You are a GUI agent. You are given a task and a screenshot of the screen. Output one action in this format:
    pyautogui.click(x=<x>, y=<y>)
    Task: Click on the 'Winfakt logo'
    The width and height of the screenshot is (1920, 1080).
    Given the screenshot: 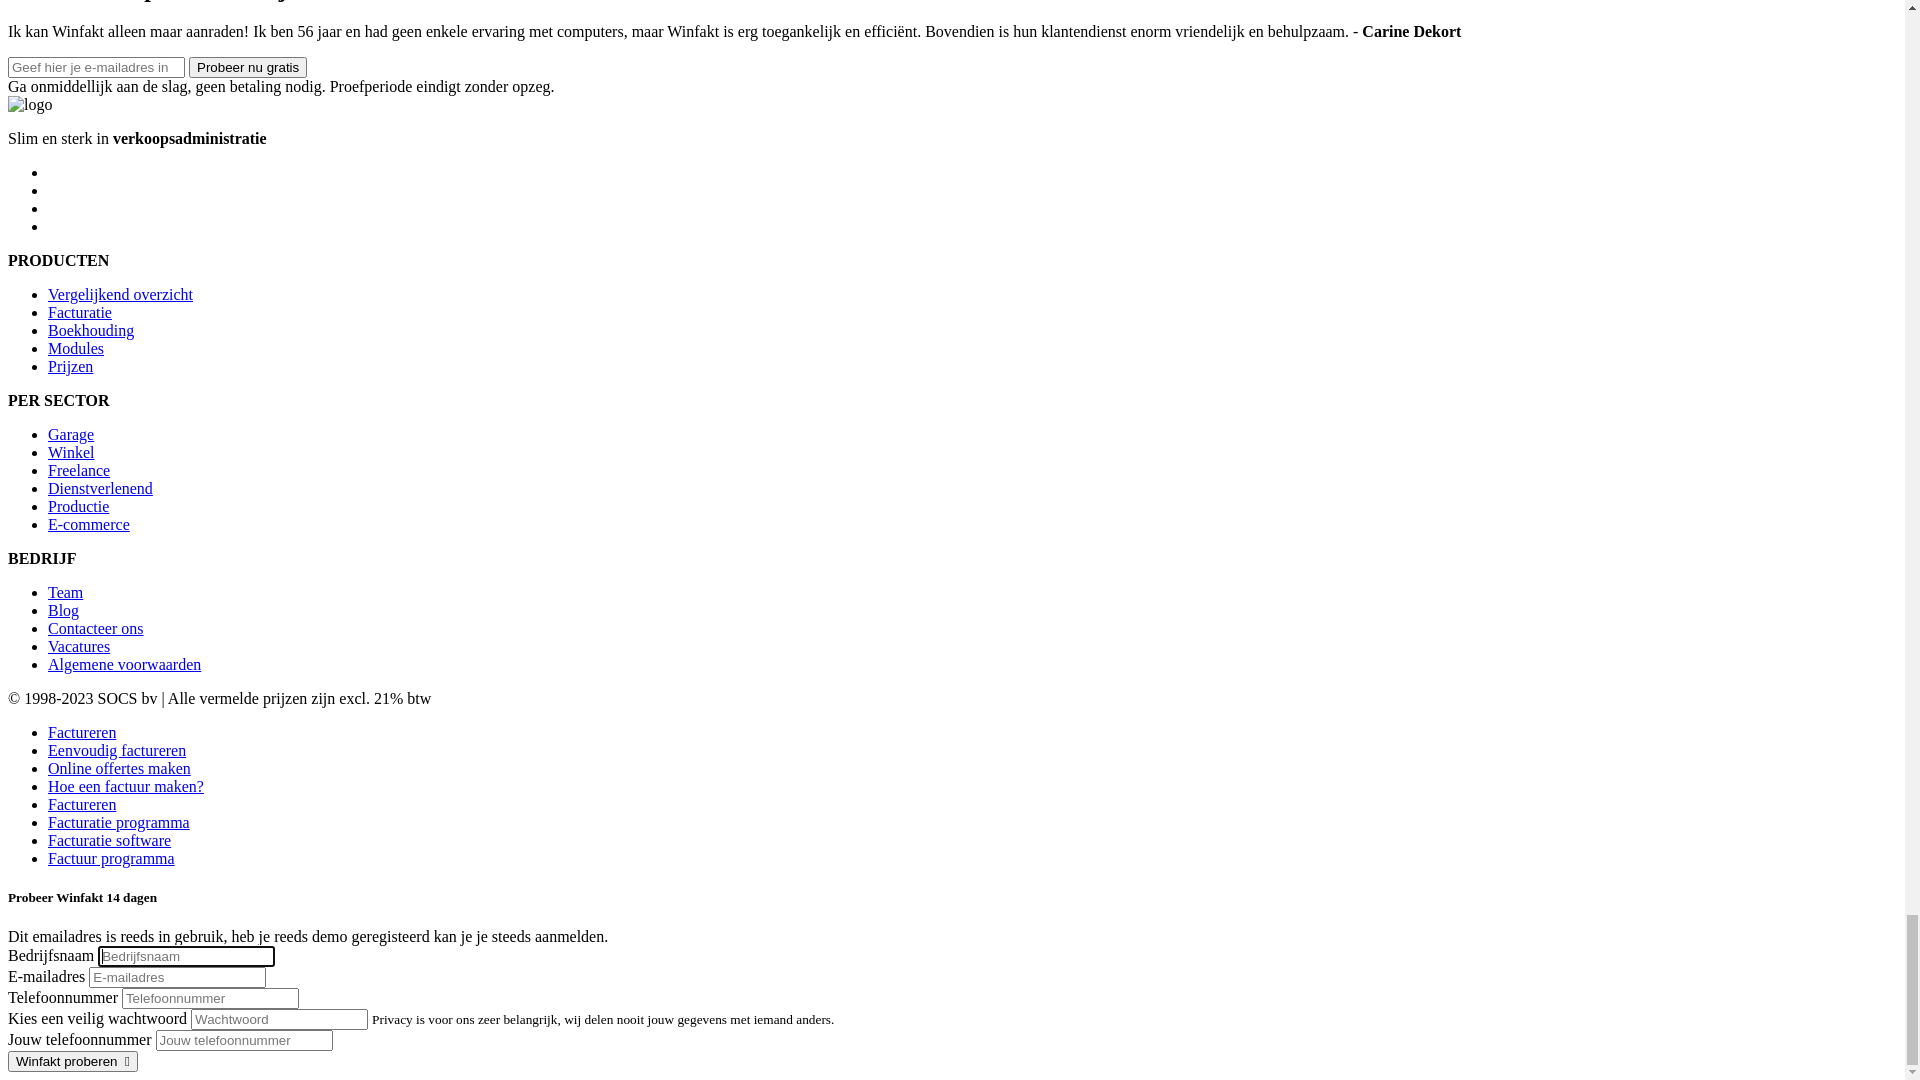 What is the action you would take?
    pyautogui.click(x=57, y=131)
    